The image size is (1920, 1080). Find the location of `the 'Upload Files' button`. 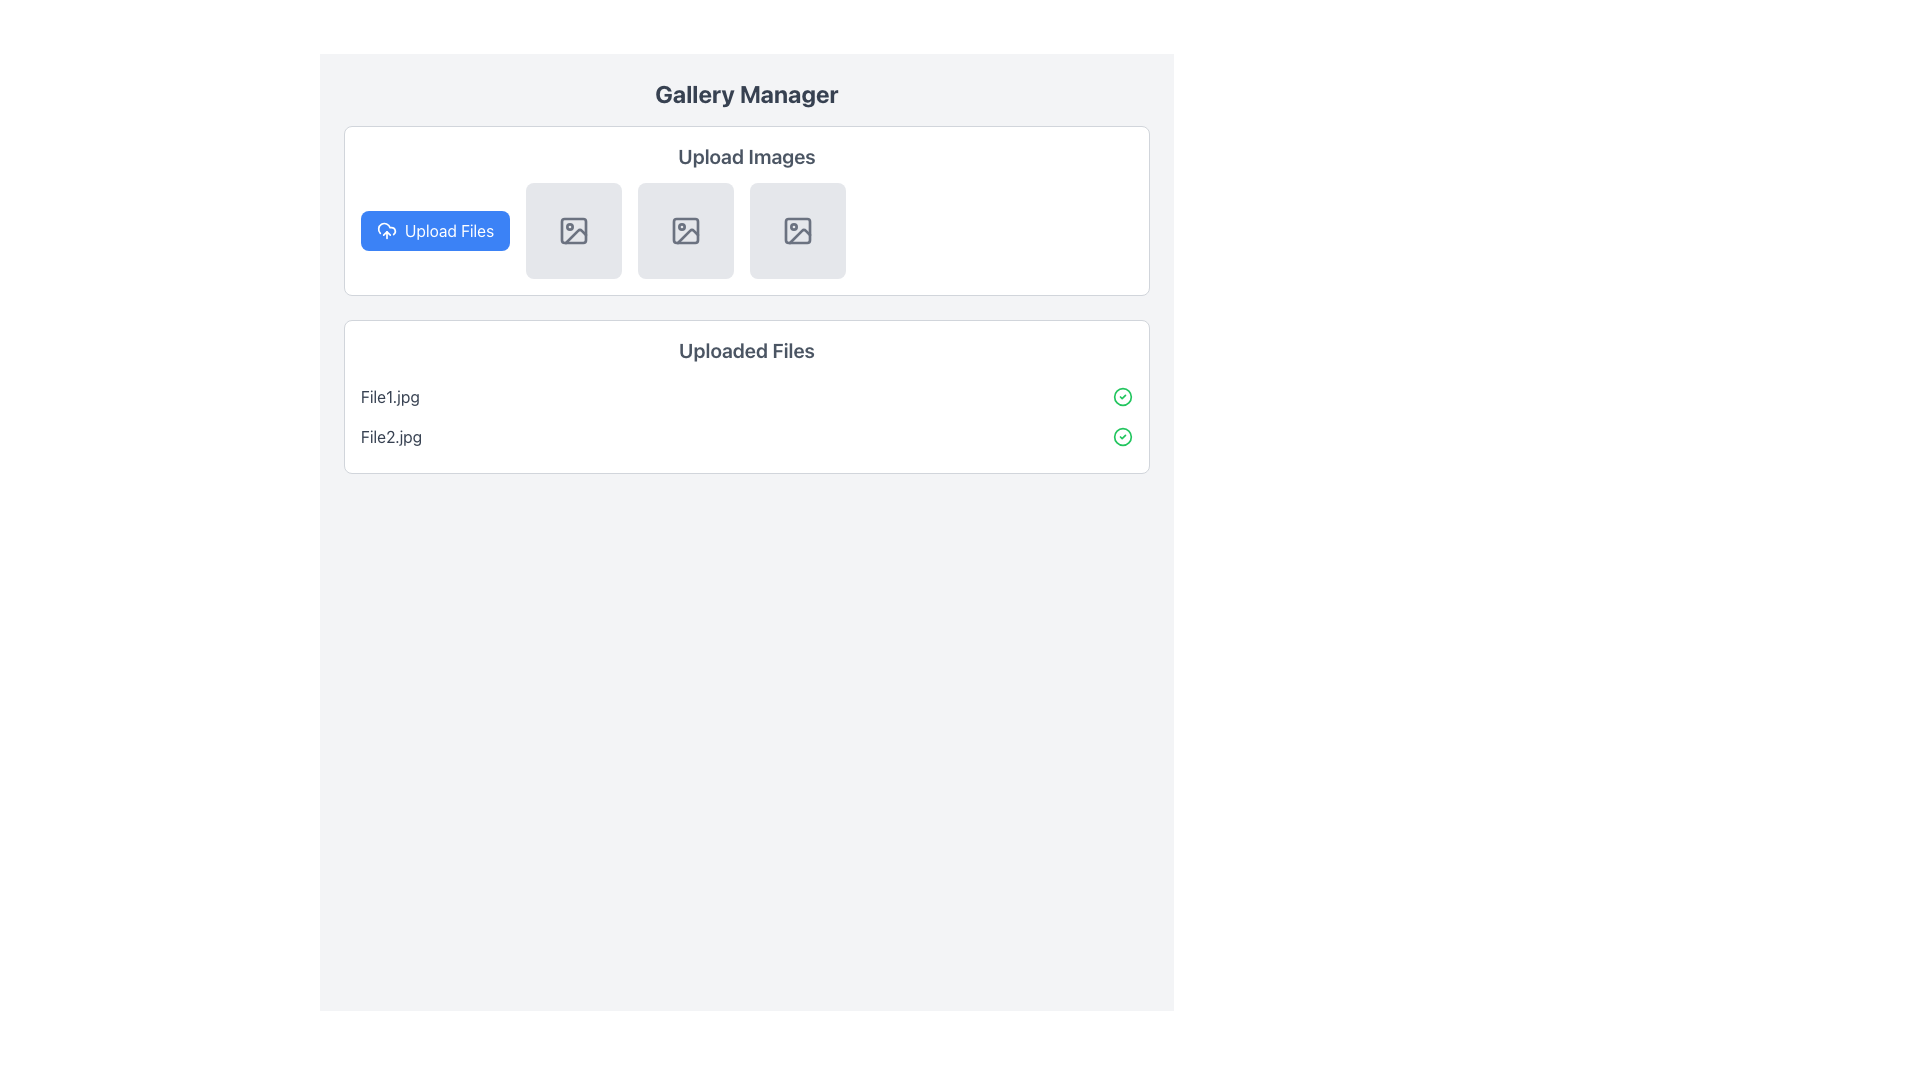

the 'Upload Files' button is located at coordinates (434, 230).